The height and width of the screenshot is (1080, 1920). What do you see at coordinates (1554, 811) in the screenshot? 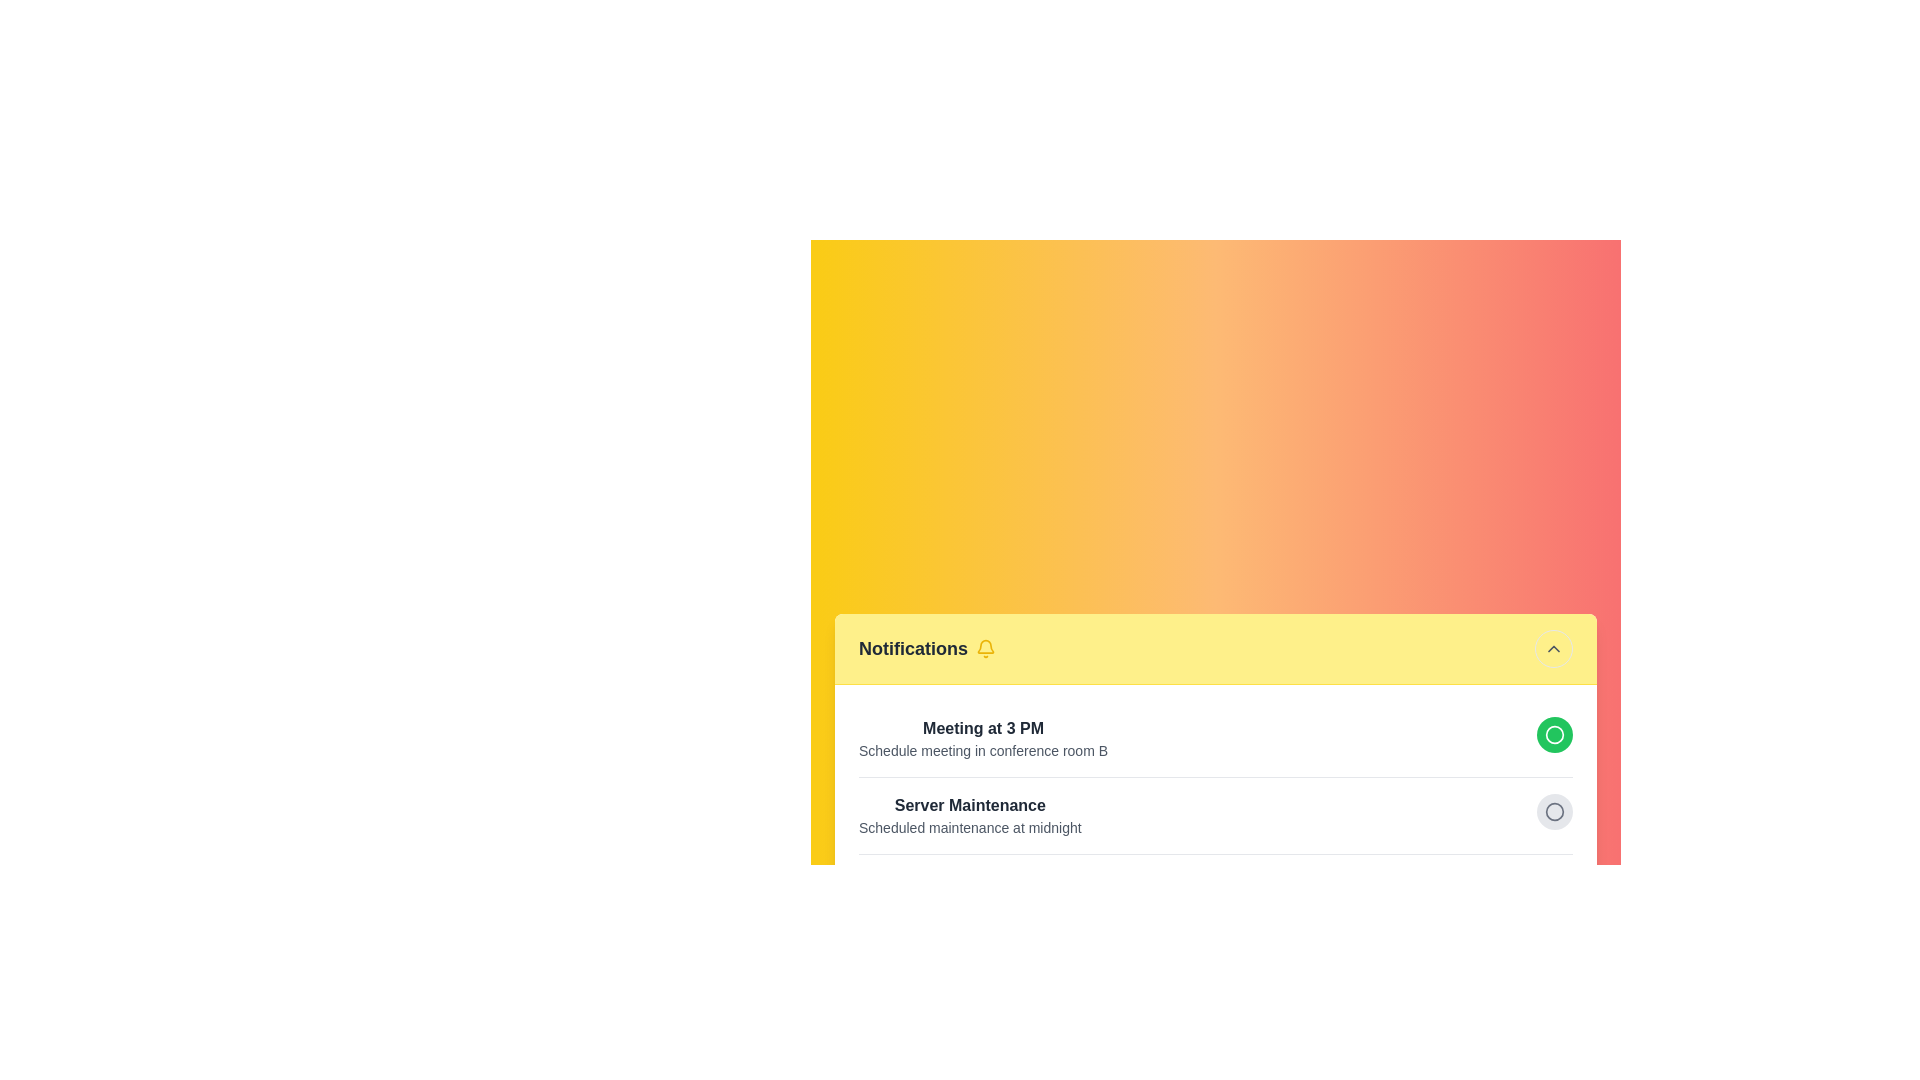
I see `the central circular graphical icon component located in the bottom-right corner of the notification dropdown menu, near the 'Server Maintenance' item, if it is interactive` at bounding box center [1554, 811].